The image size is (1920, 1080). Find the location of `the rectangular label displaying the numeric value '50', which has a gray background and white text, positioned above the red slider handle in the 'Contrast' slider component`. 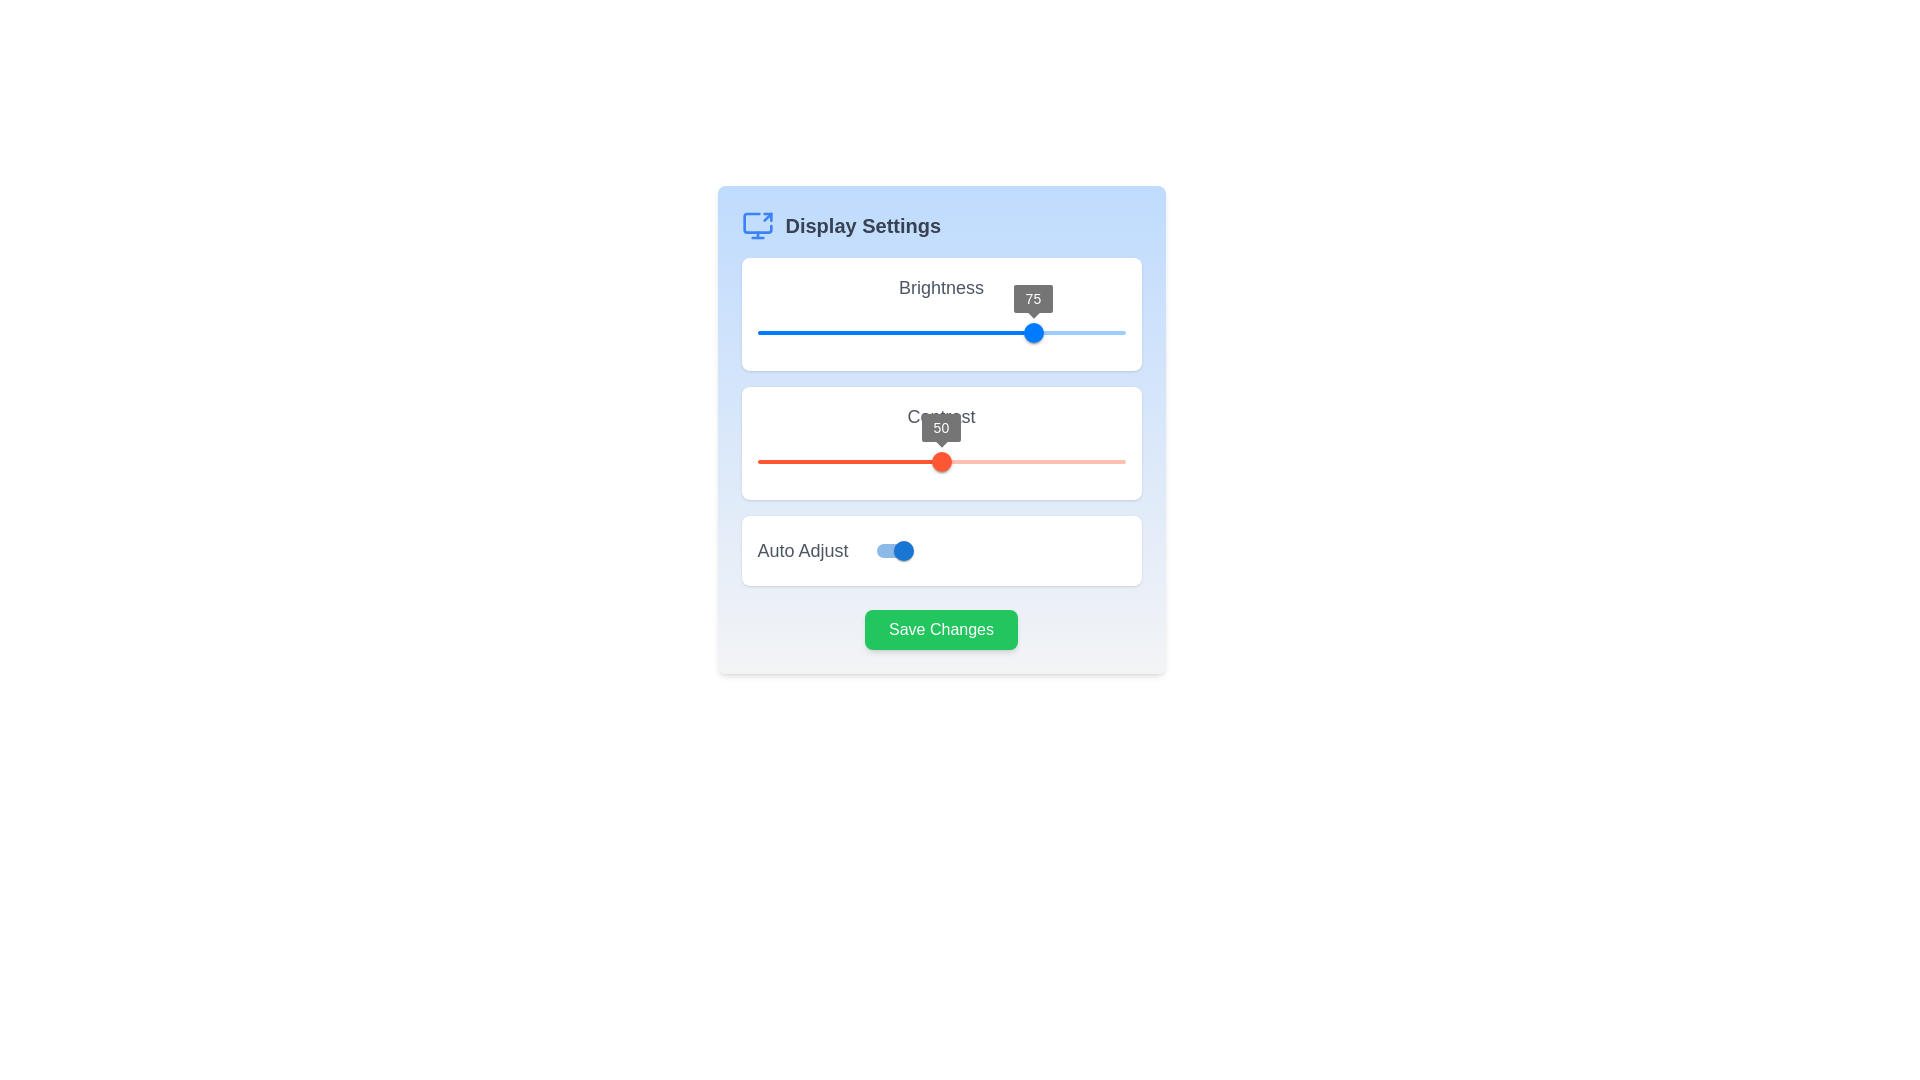

the rectangular label displaying the numeric value '50', which has a gray background and white text, positioned above the red slider handle in the 'Contrast' slider component is located at coordinates (940, 427).